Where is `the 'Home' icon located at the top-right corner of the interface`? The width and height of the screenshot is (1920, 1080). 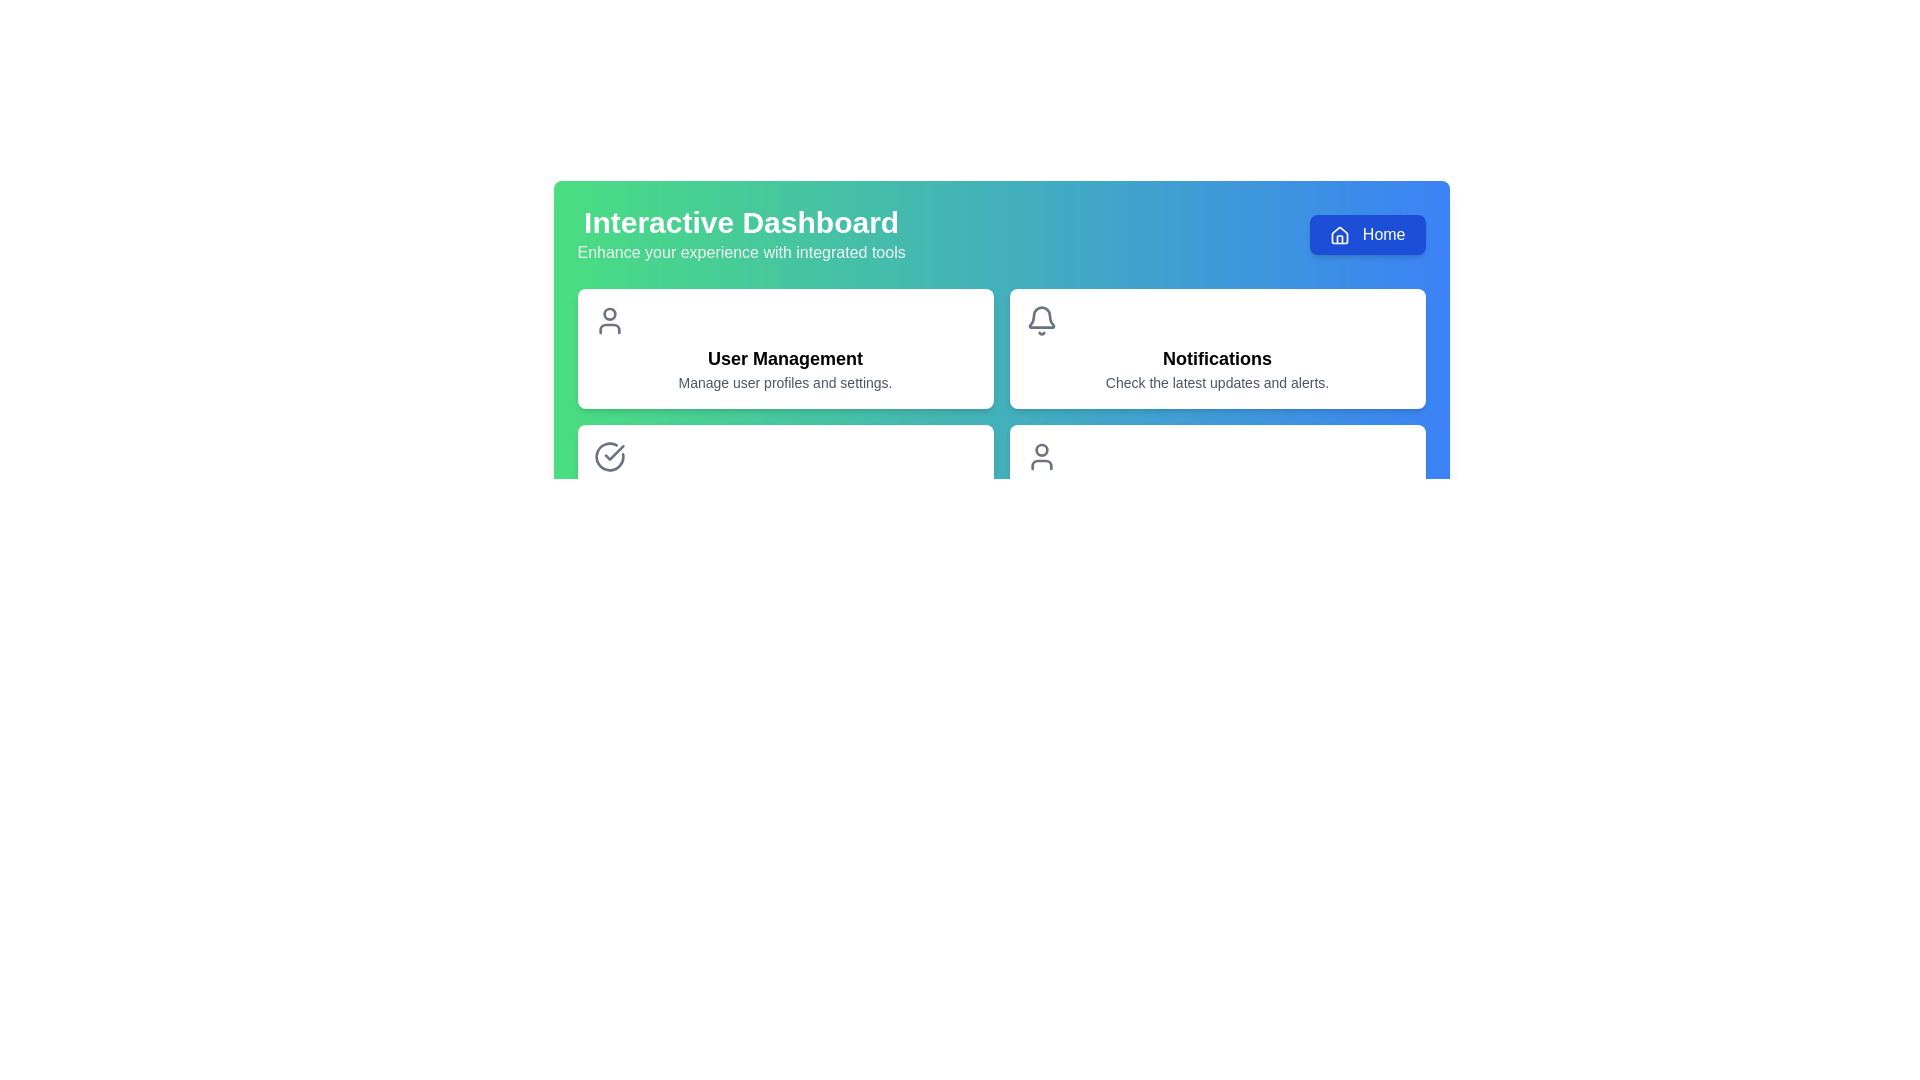 the 'Home' icon located at the top-right corner of the interface is located at coordinates (1340, 234).